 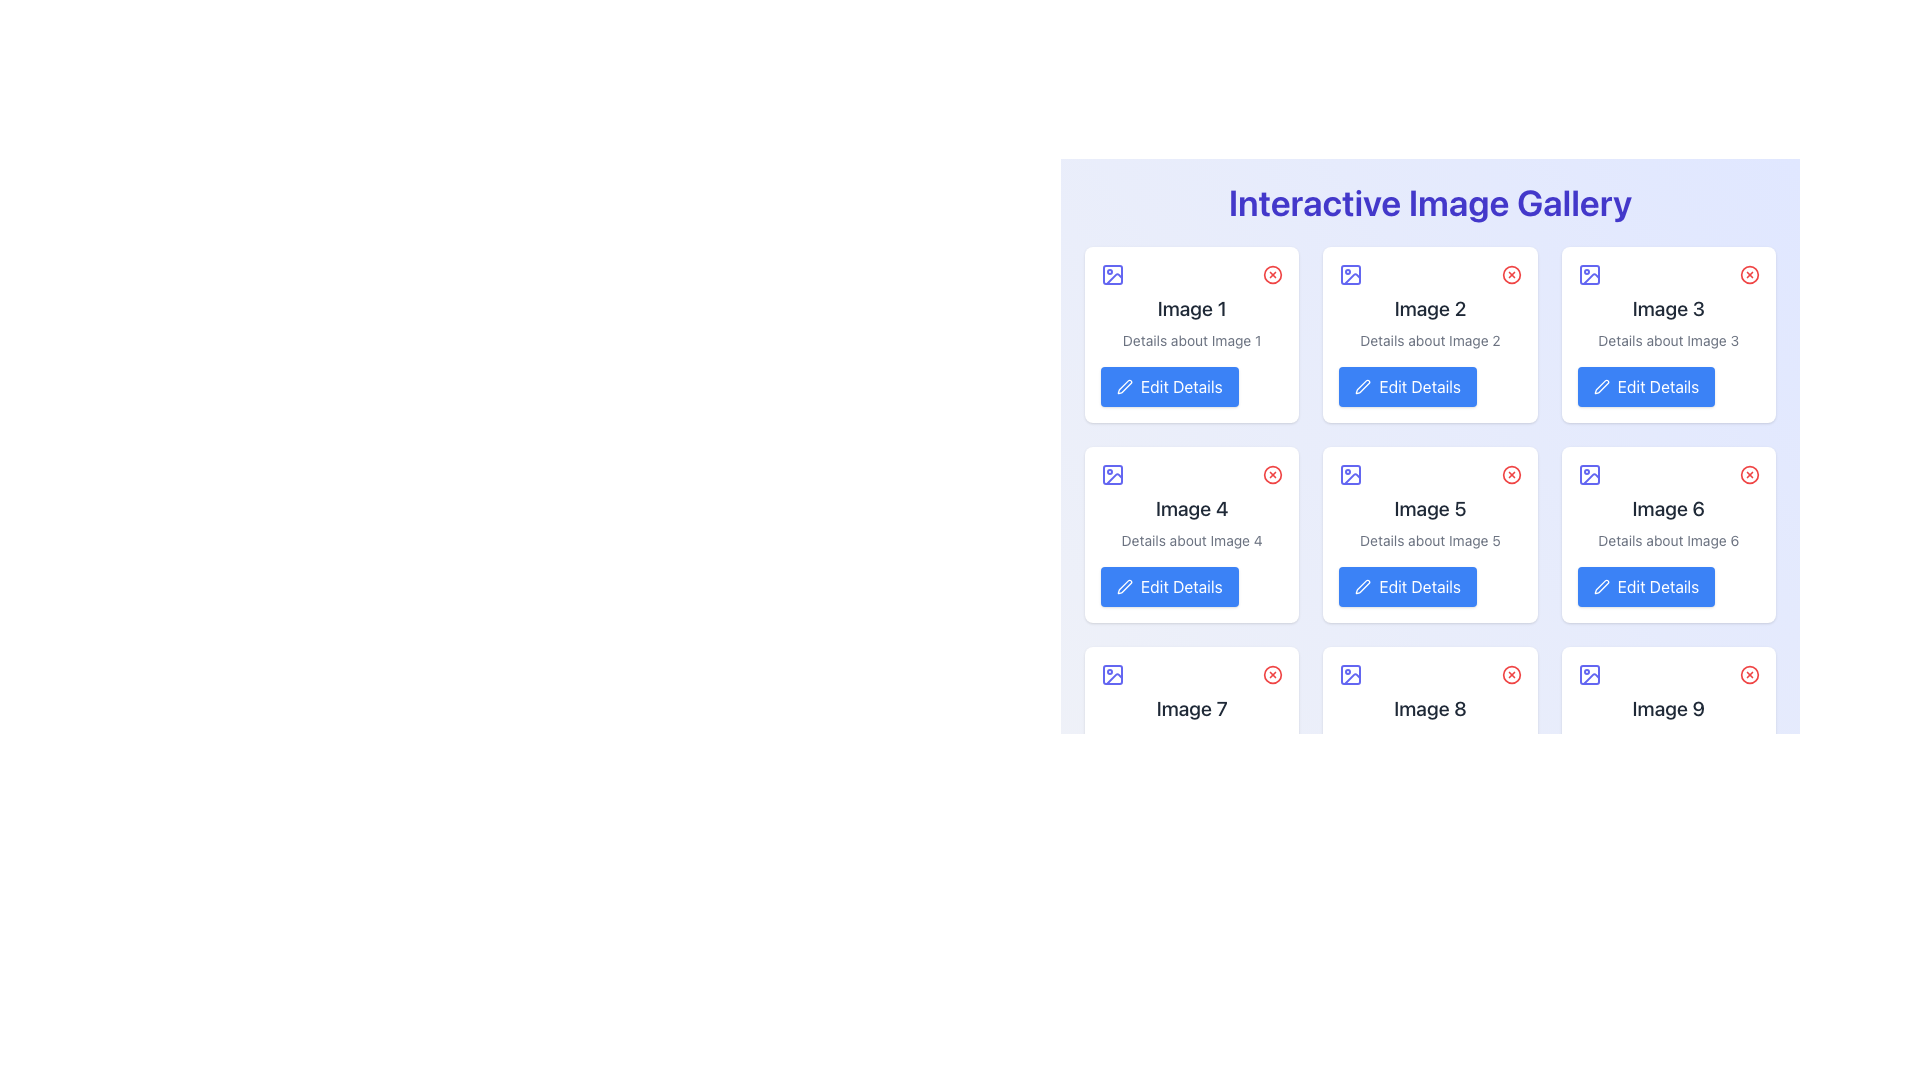 What do you see at coordinates (1271, 474) in the screenshot?
I see `the removal button located in the top-right corner of the 'Image 4' box` at bounding box center [1271, 474].